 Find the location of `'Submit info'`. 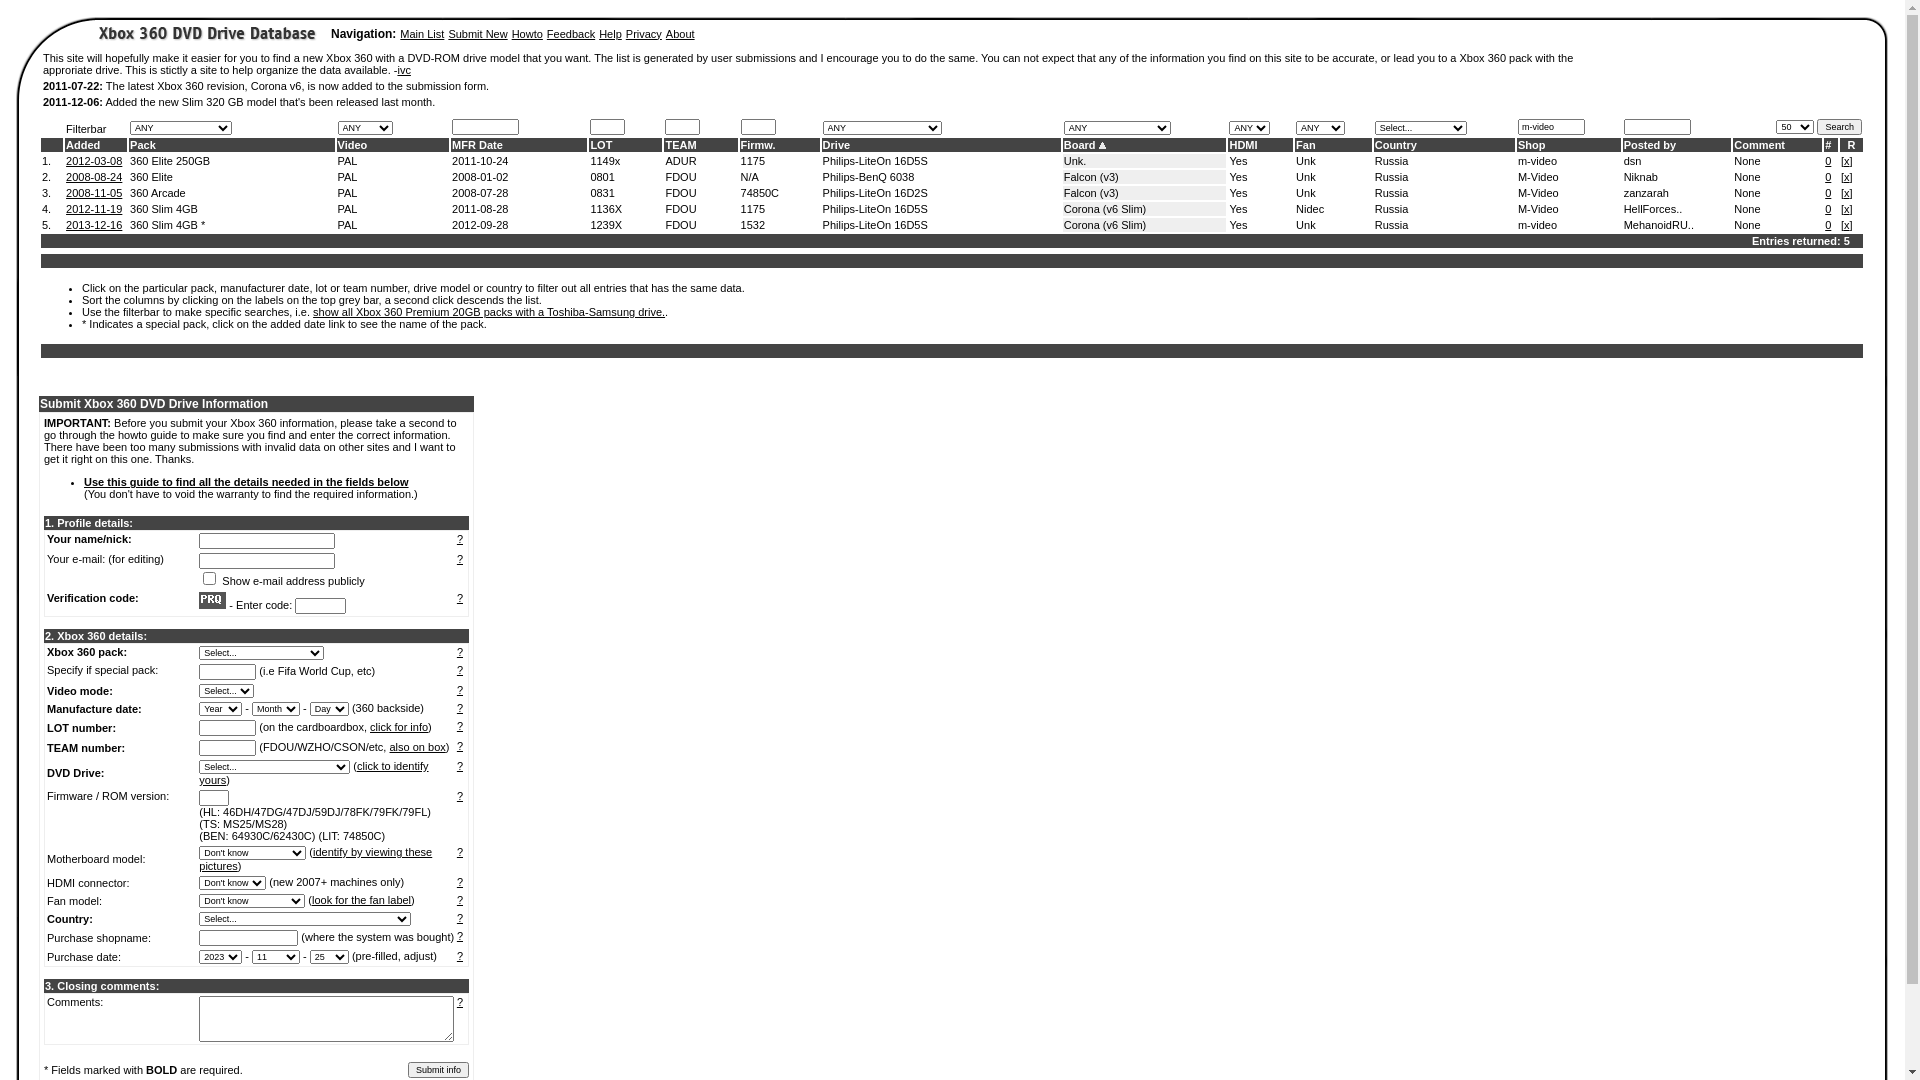

'Submit info' is located at coordinates (437, 1068).